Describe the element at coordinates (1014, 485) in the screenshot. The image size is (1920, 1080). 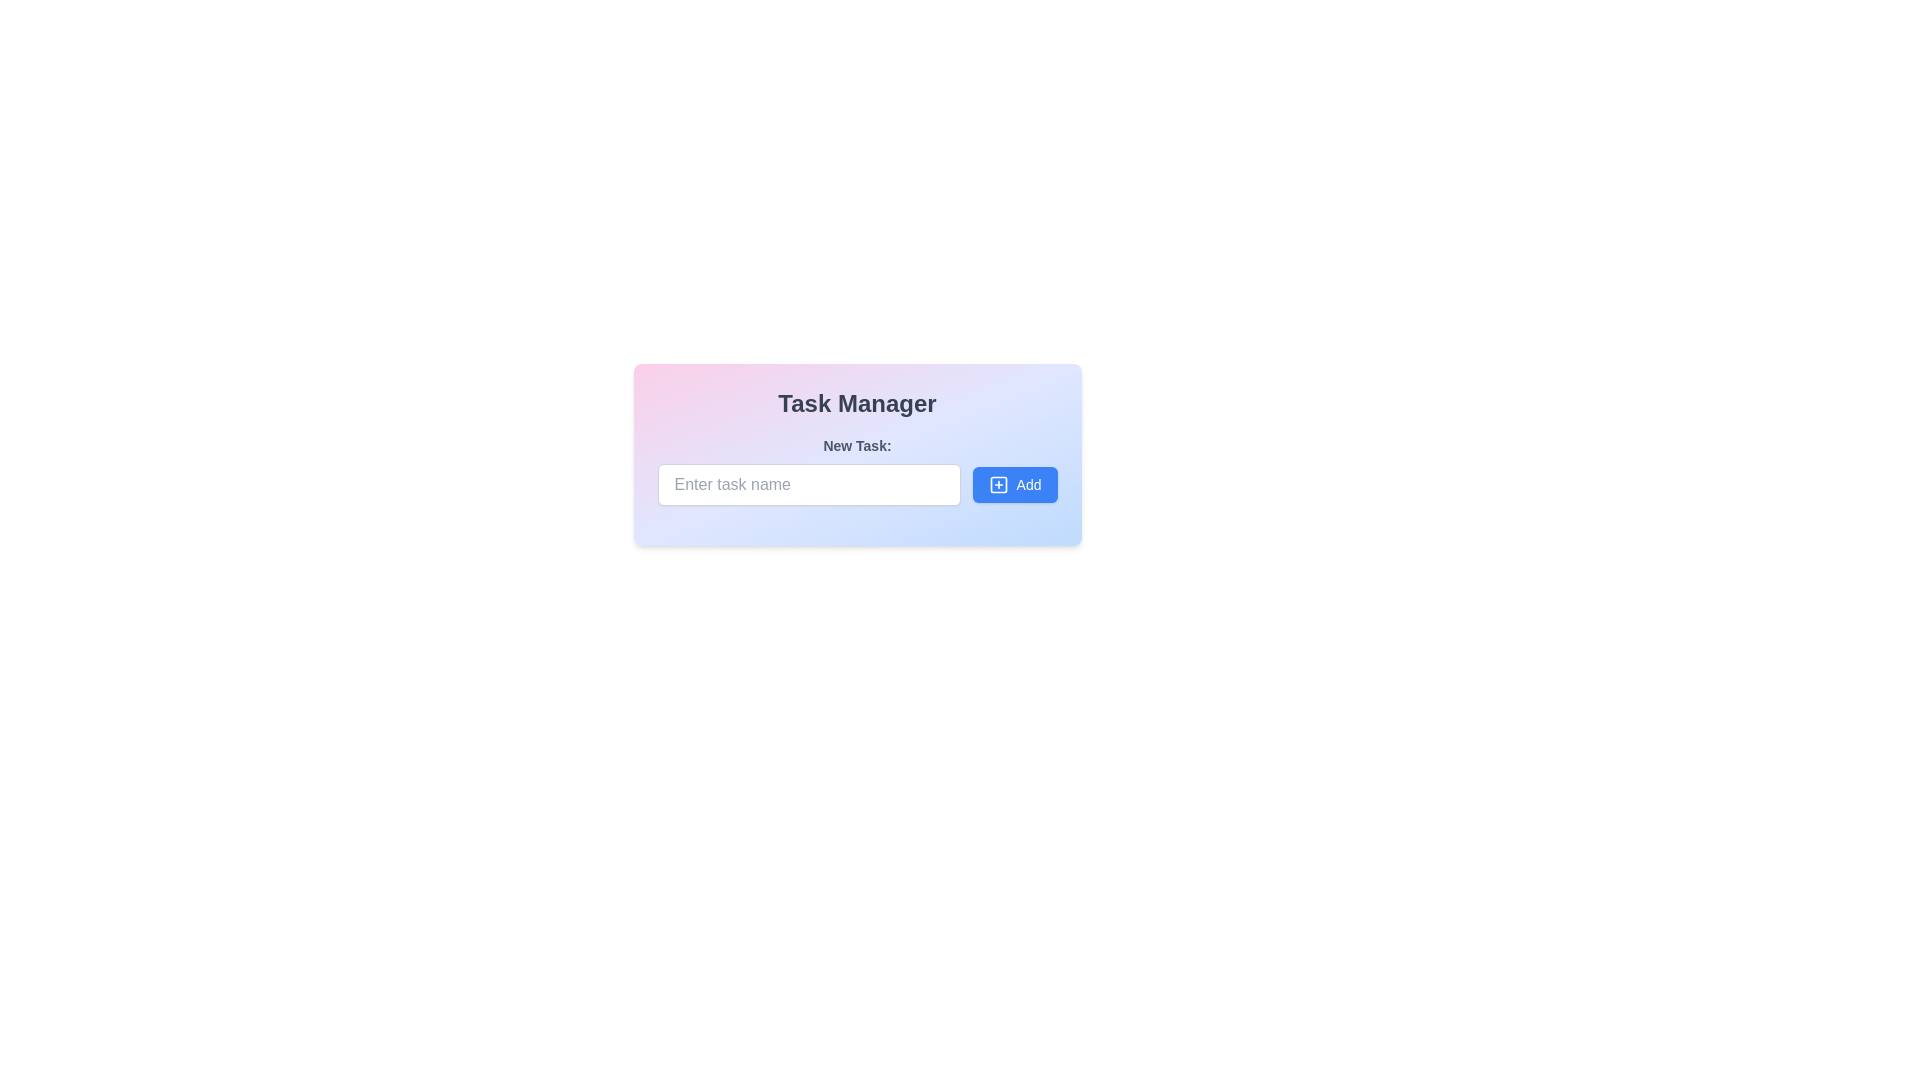
I see `the 'Add Task' button located to the right of the text input field in the 'New Task' section` at that location.